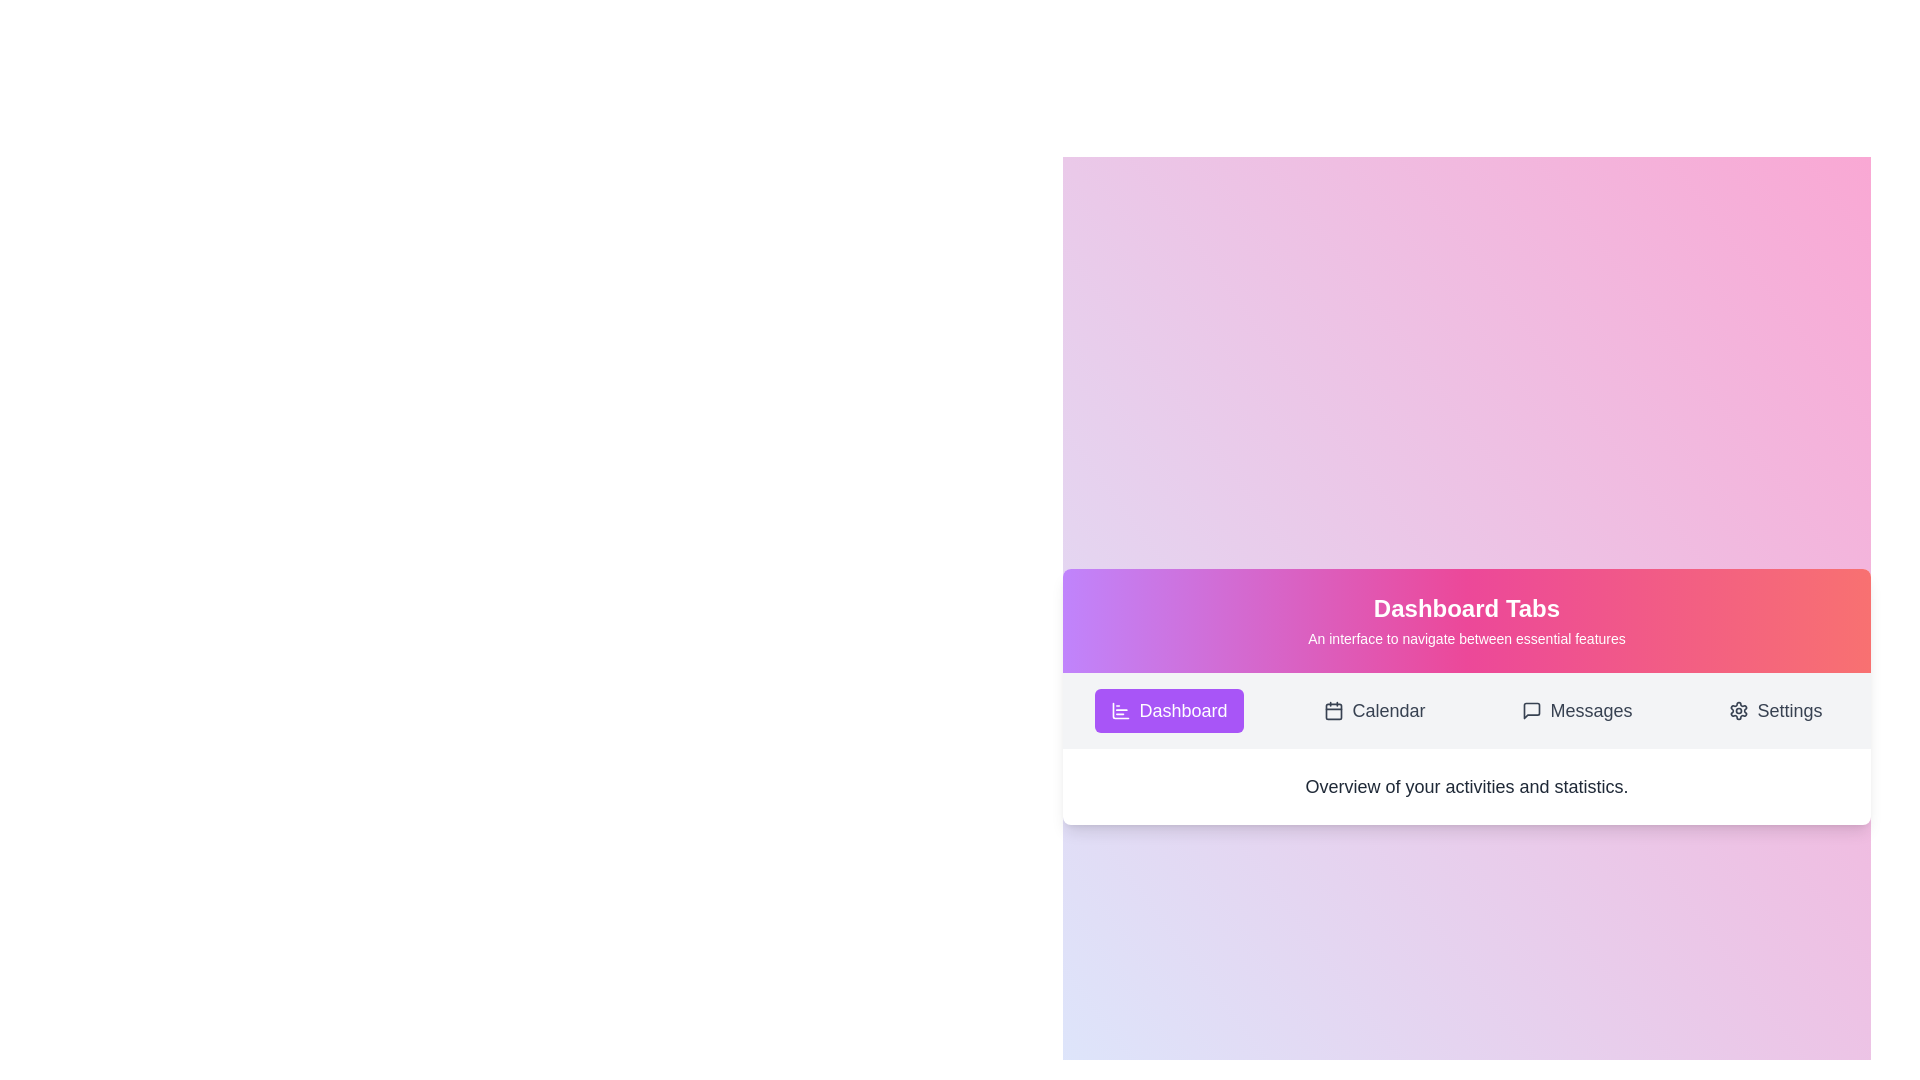 This screenshot has width=1920, height=1080. What do you see at coordinates (1776, 709) in the screenshot?
I see `the settings button, which is the fourth option in the horizontal navigation bar` at bounding box center [1776, 709].